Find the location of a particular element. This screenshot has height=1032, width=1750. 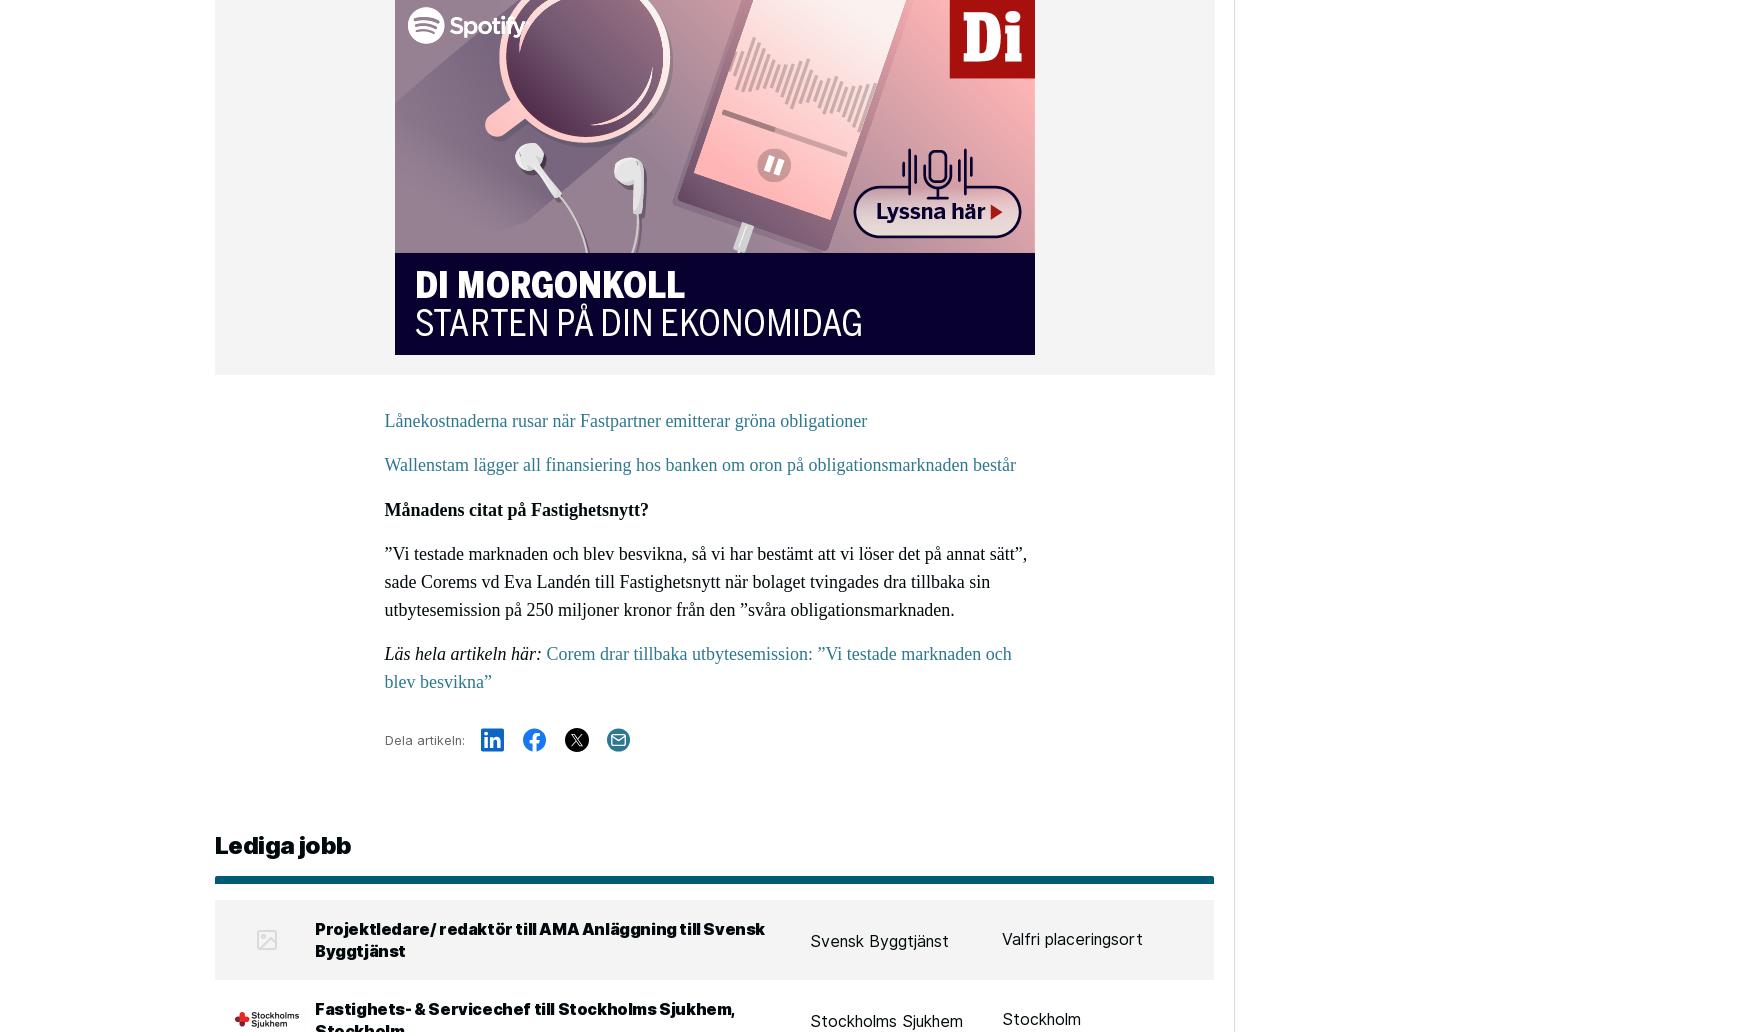

'Månadens citat på Fastighetsnytt?' is located at coordinates (515, 507).